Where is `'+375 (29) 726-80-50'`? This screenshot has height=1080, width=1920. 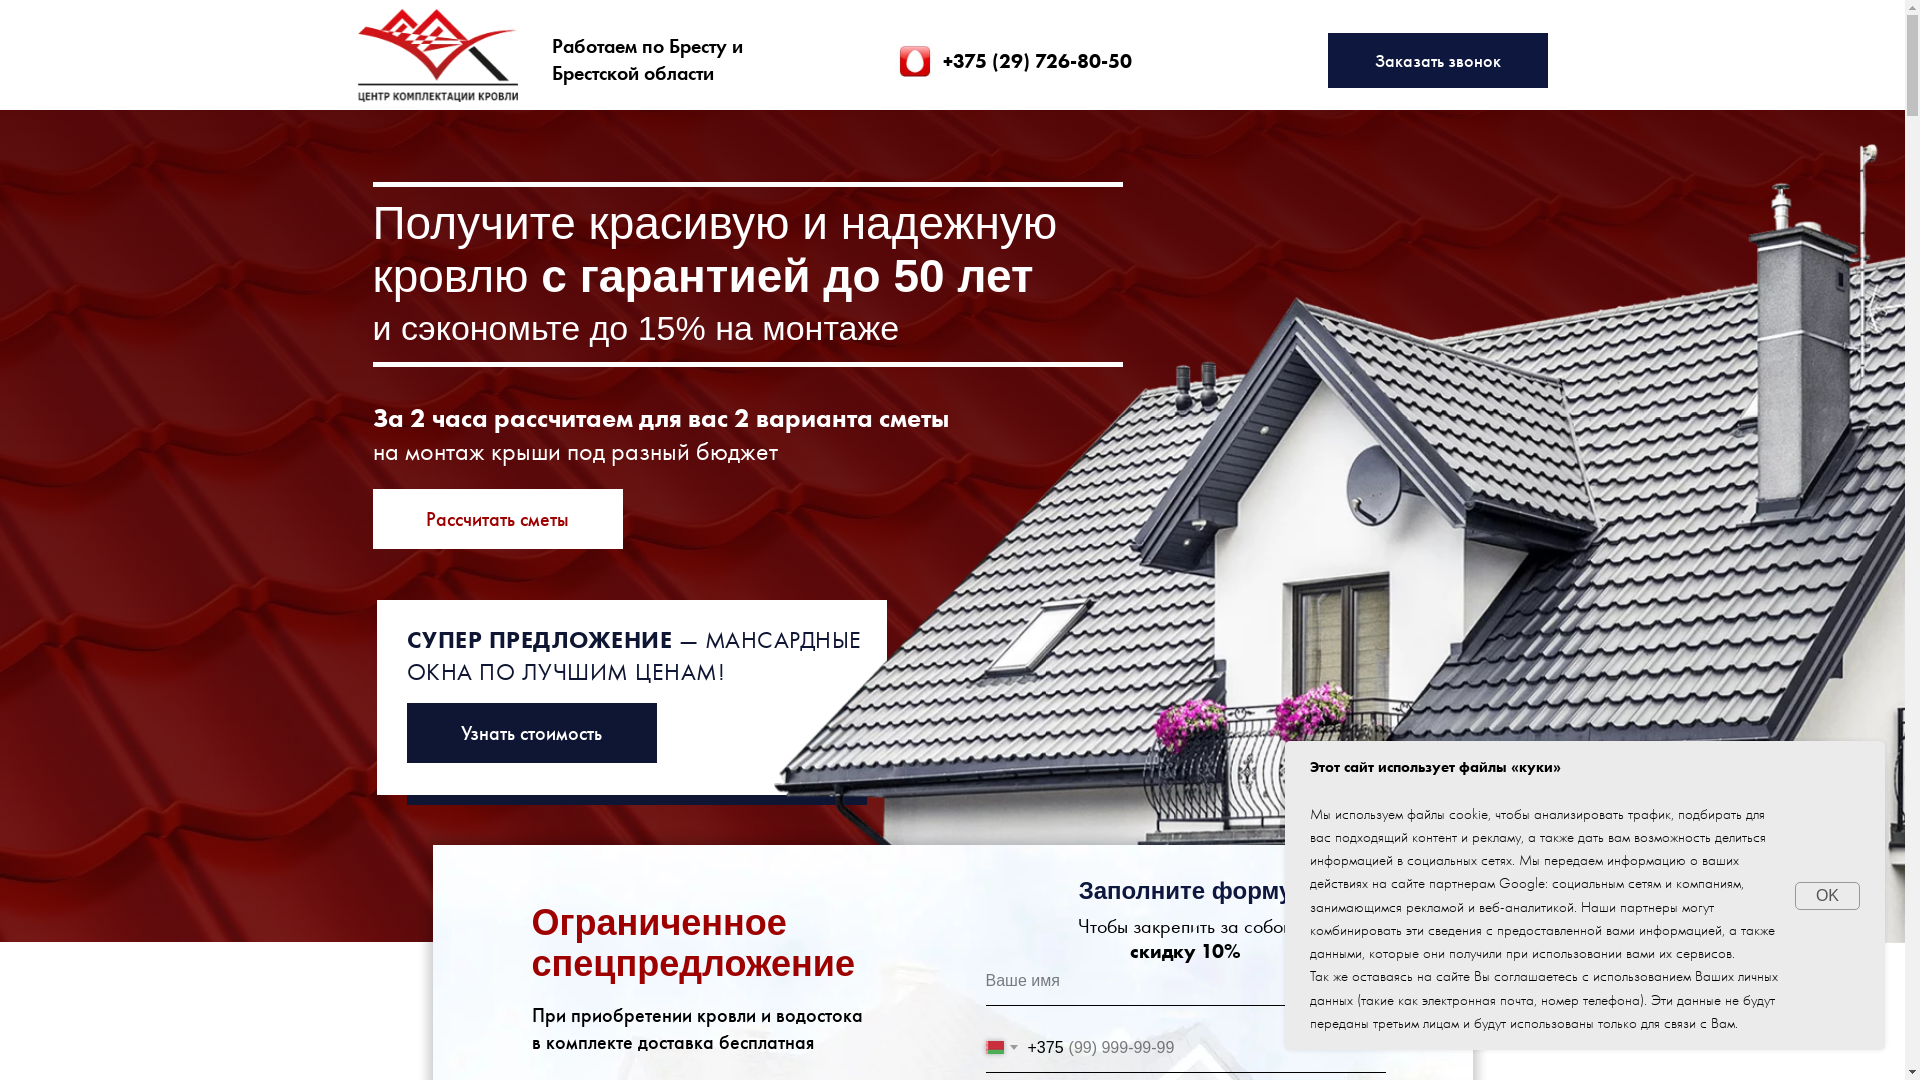
'+375 (29) 726-80-50' is located at coordinates (940, 60).